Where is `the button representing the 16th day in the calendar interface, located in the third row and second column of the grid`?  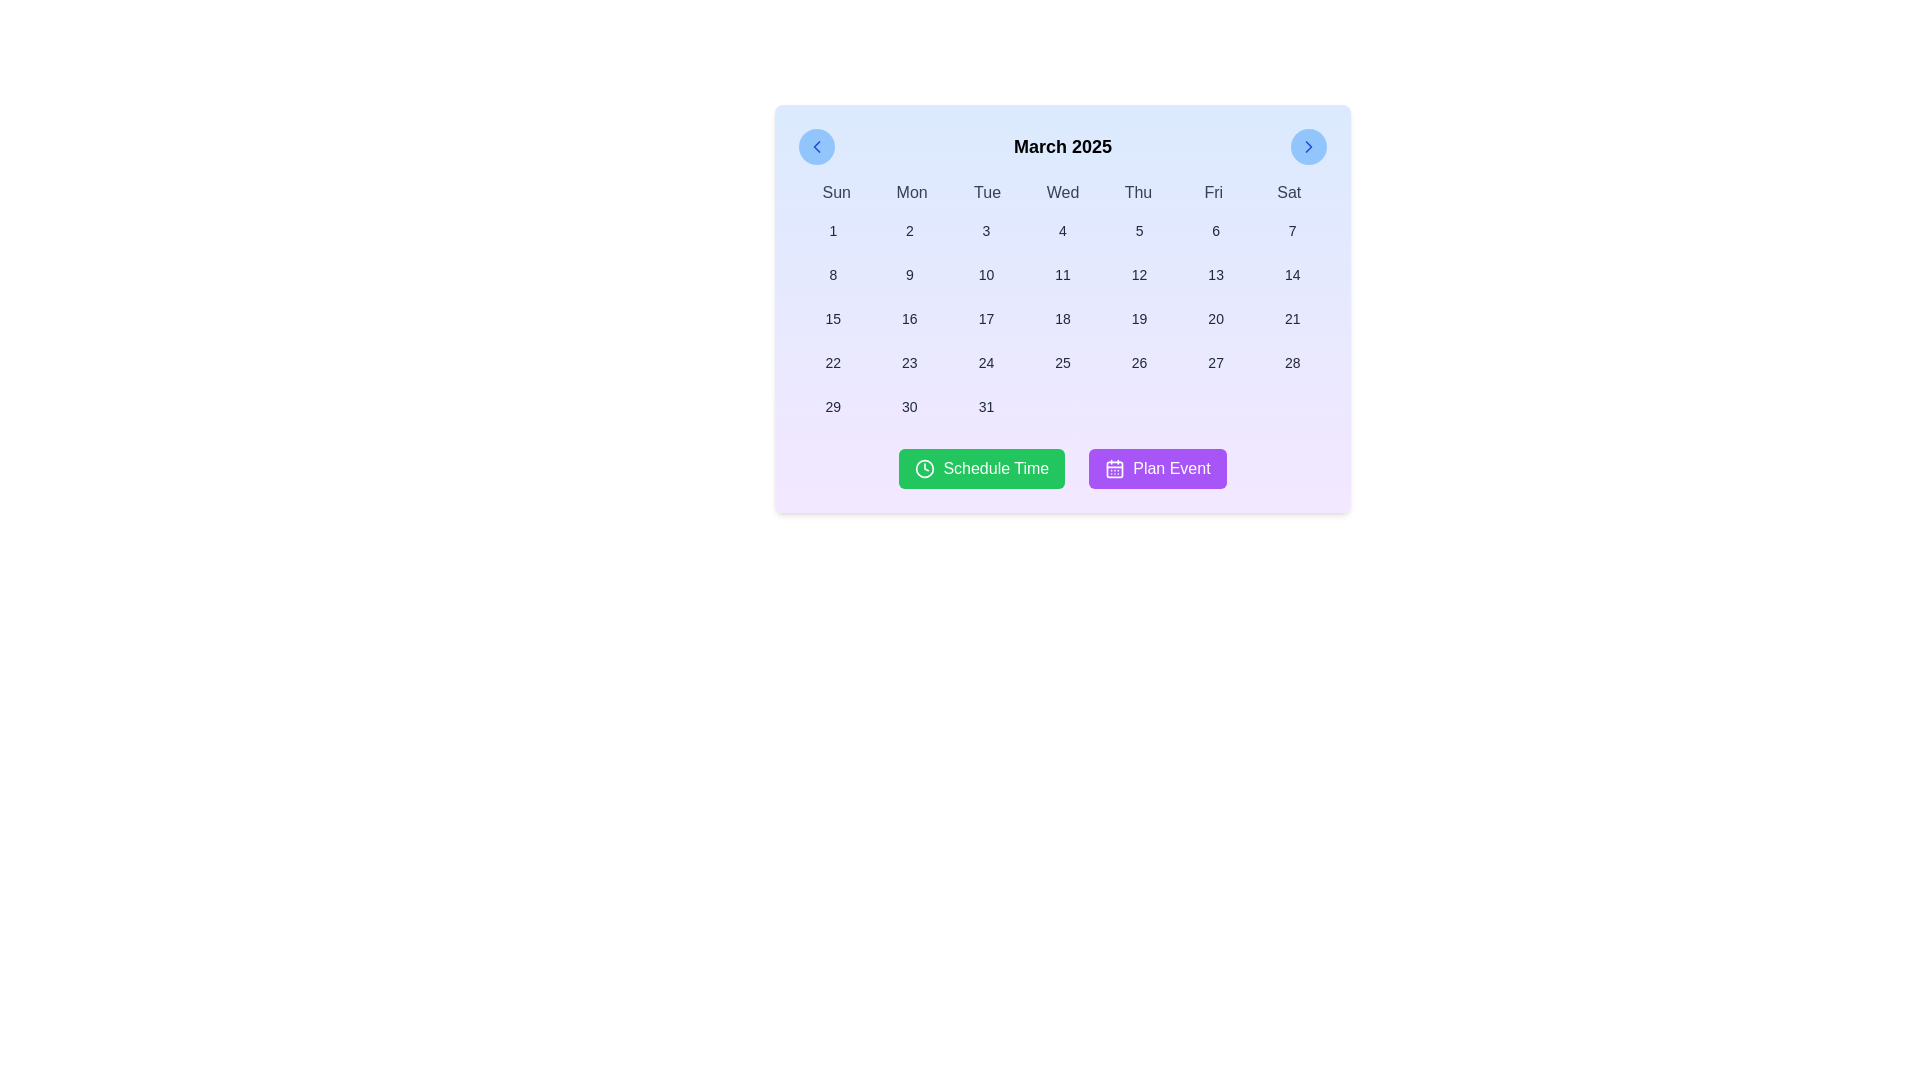 the button representing the 16th day in the calendar interface, located in the third row and second column of the grid is located at coordinates (908, 318).